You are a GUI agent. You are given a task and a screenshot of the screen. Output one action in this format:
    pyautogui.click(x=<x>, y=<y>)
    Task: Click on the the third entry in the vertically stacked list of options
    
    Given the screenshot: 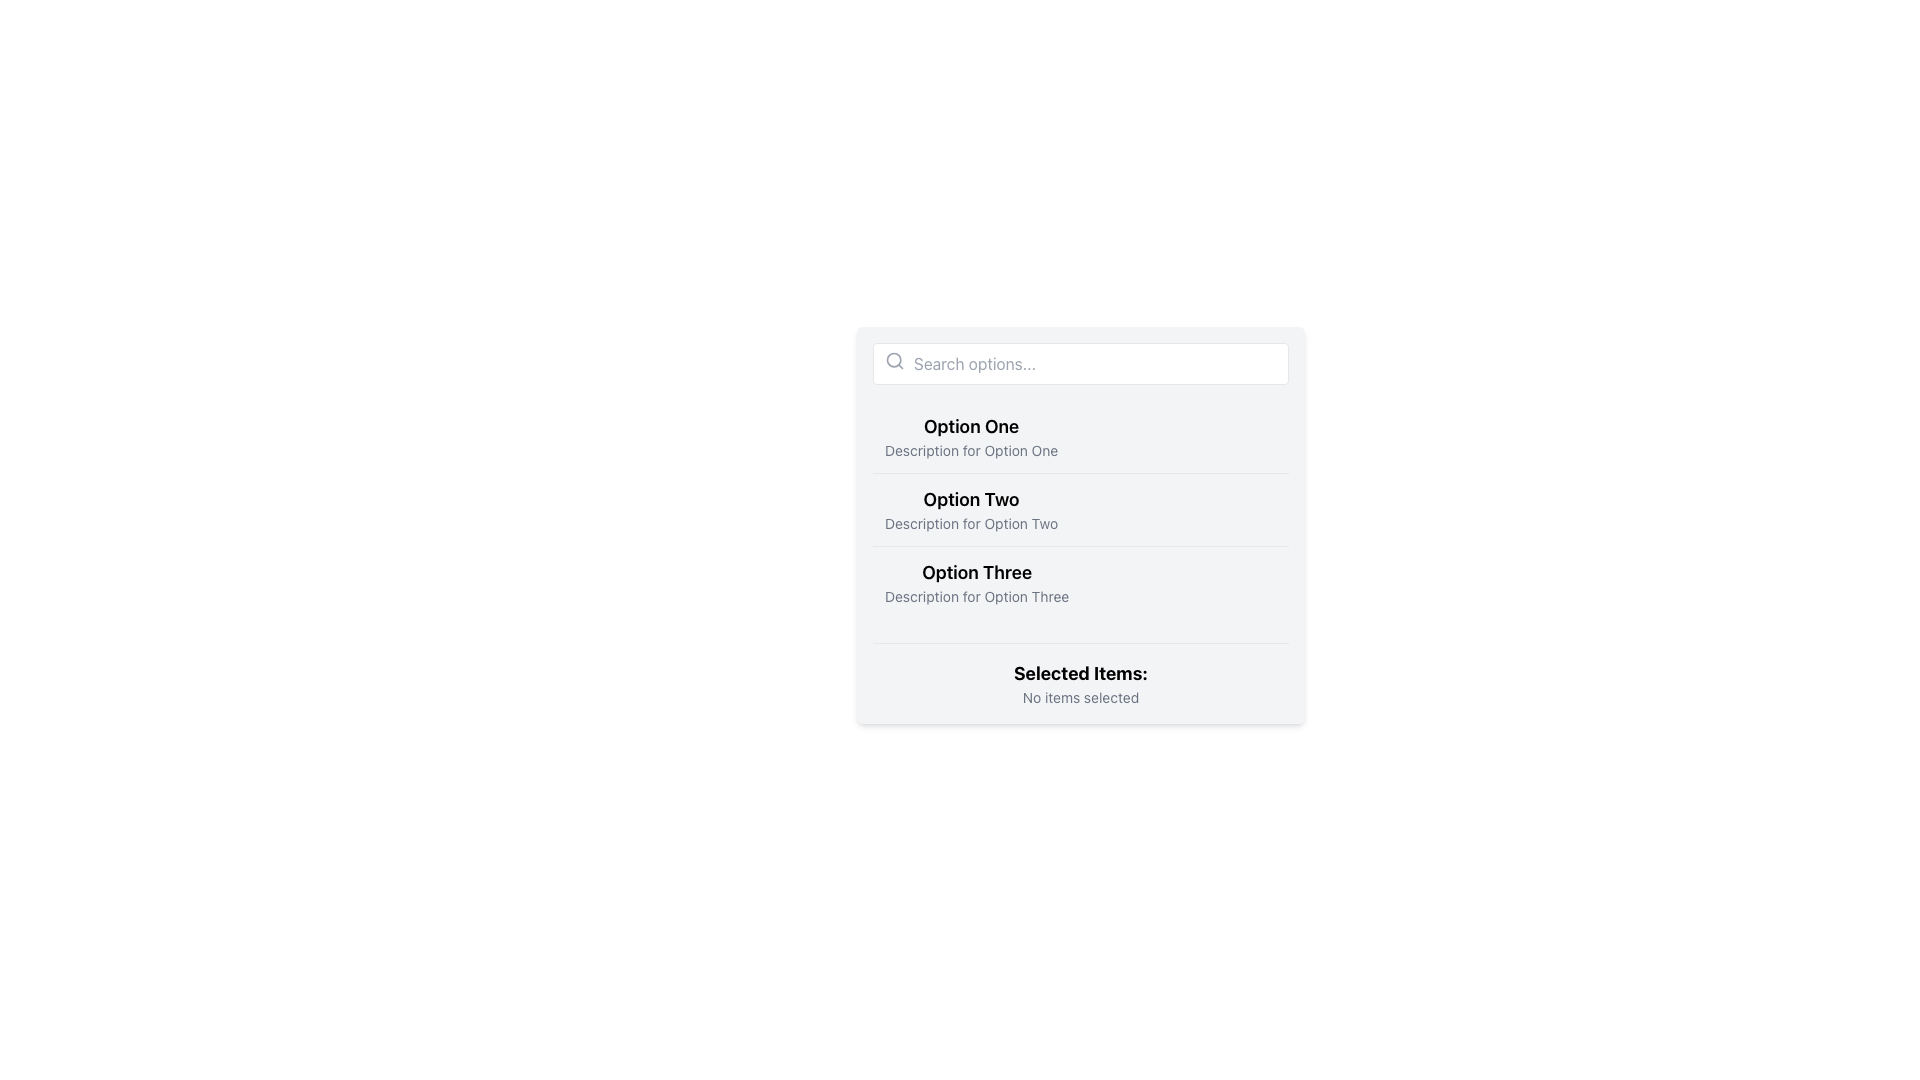 What is the action you would take?
    pyautogui.click(x=1079, y=582)
    